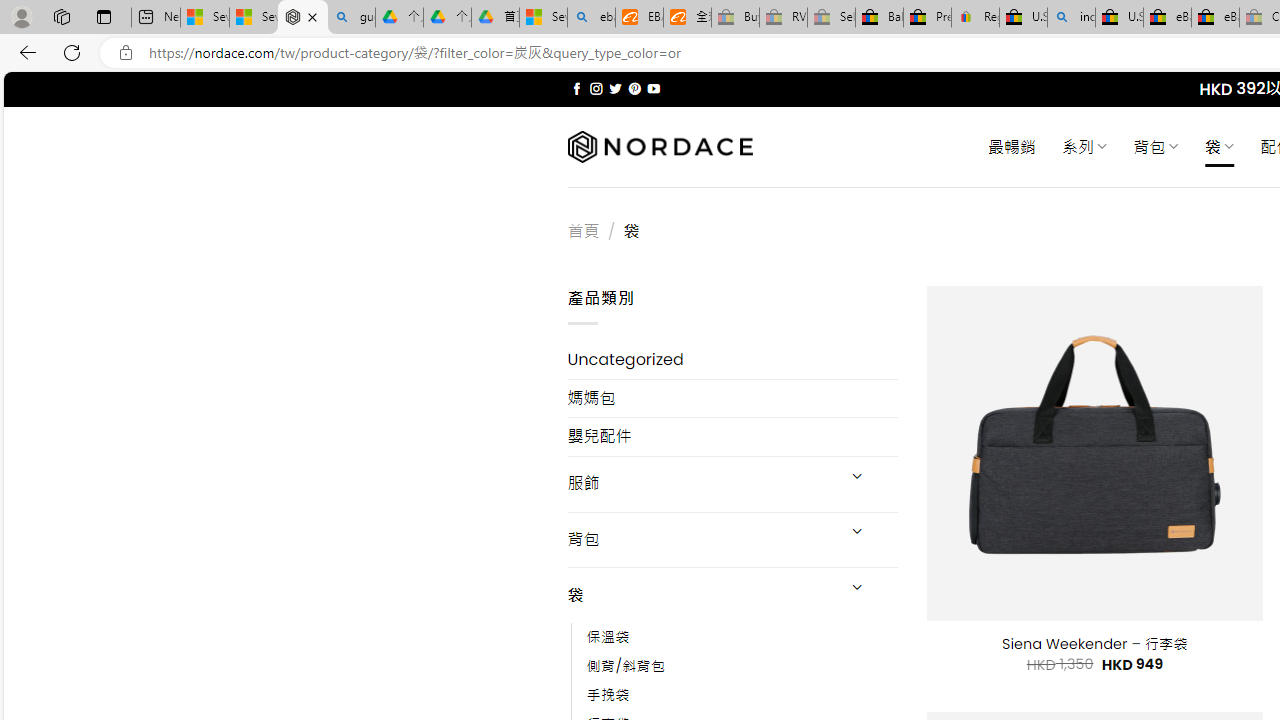  I want to click on 'Press Room - eBay Inc.', so click(926, 17).